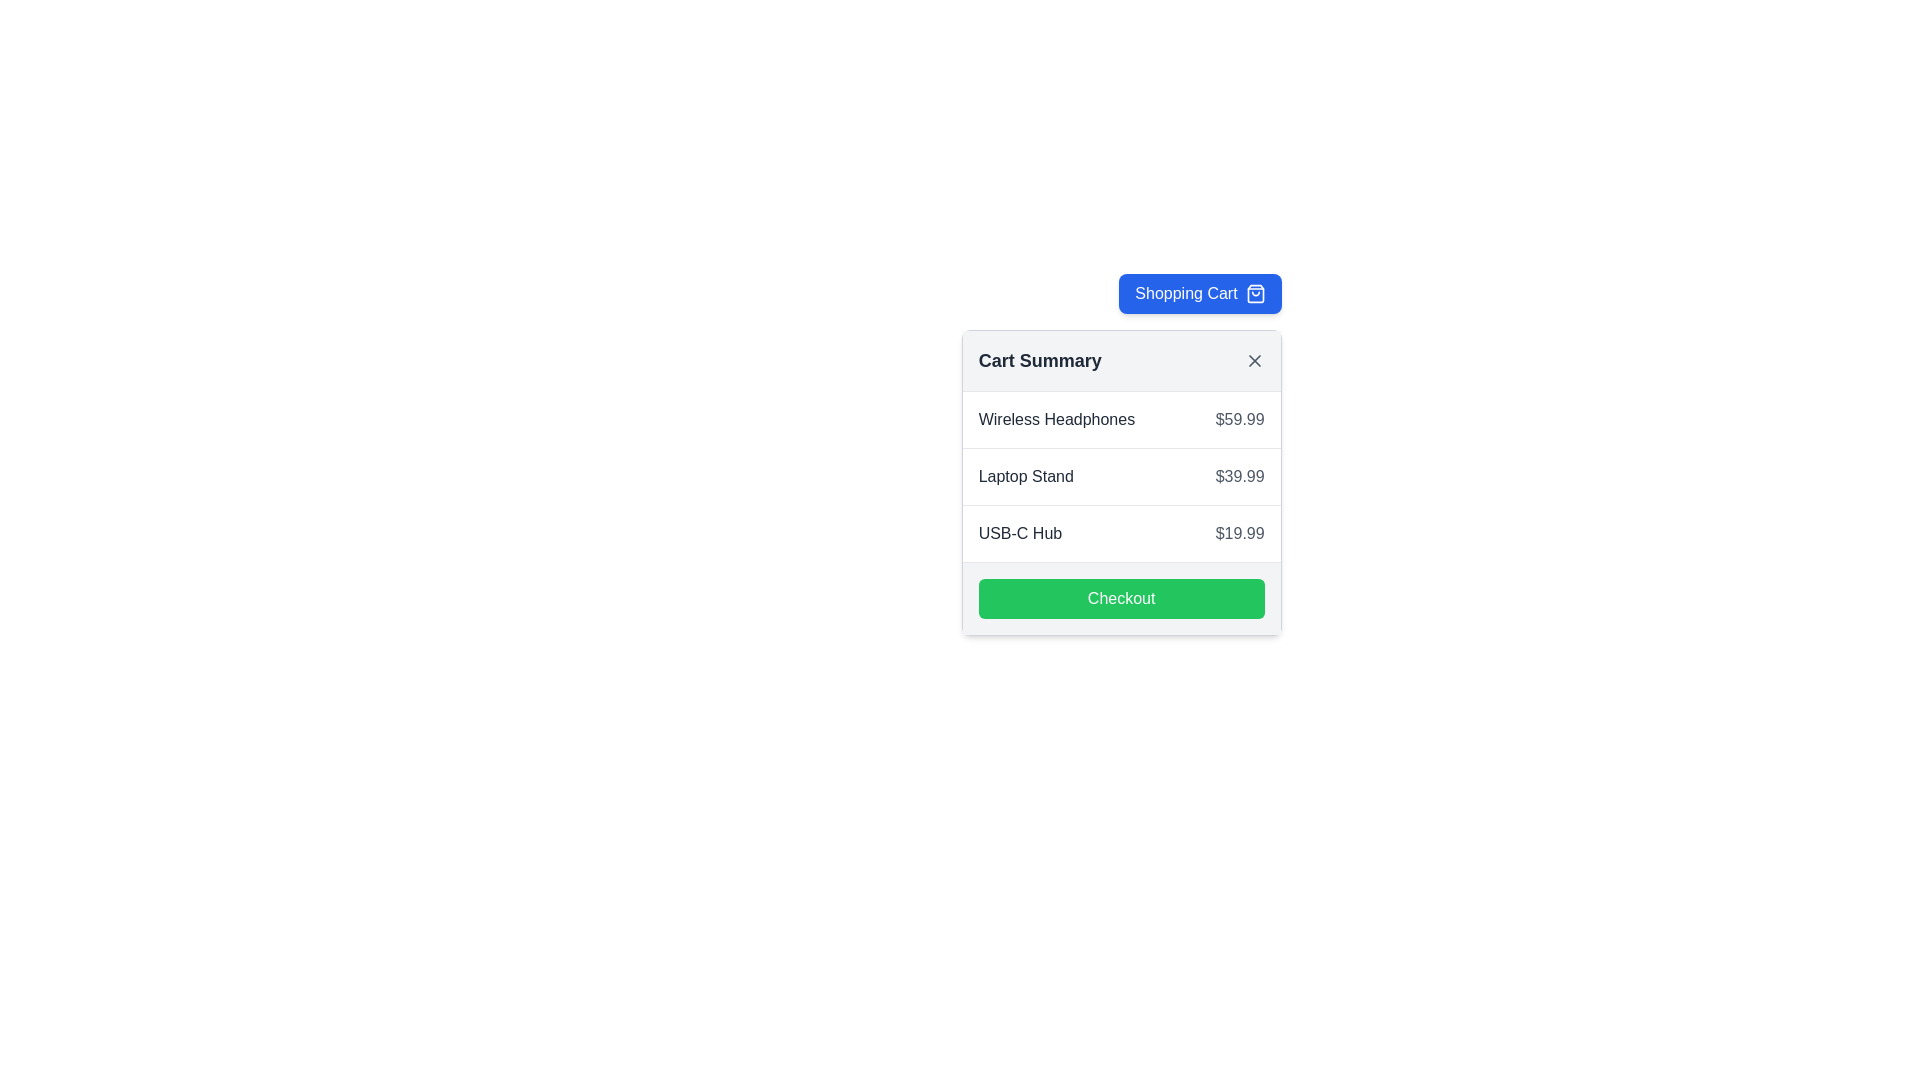 The image size is (1920, 1080). Describe the element at coordinates (1026, 477) in the screenshot. I see `the text label displaying 'Laptop Stand' in dark gray, located on the left side of the cart summary item line` at that location.